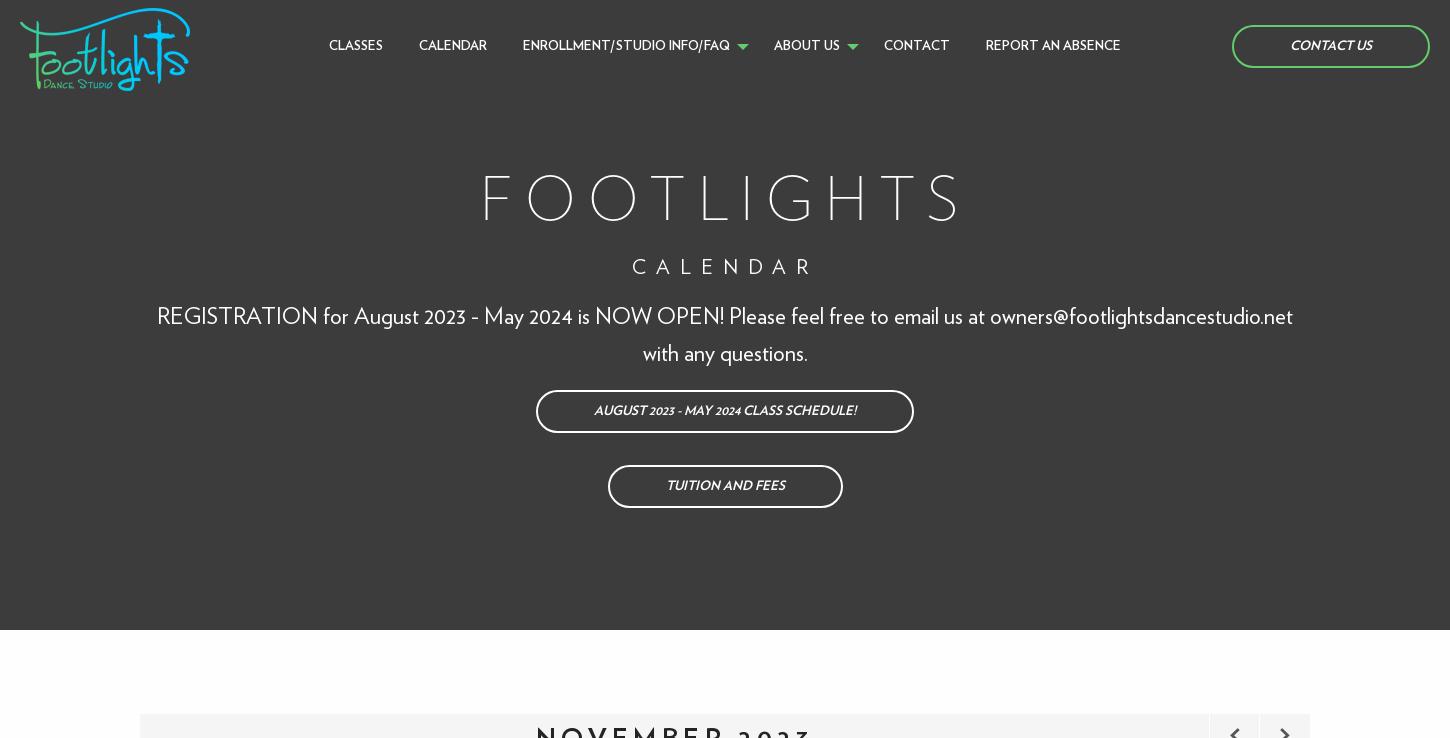 Image resolution: width=1450 pixels, height=738 pixels. I want to click on 'REGISTRATION for August 2023 - May 2024 is NOW OPEN! Please feel free to email us at', so click(156, 316).